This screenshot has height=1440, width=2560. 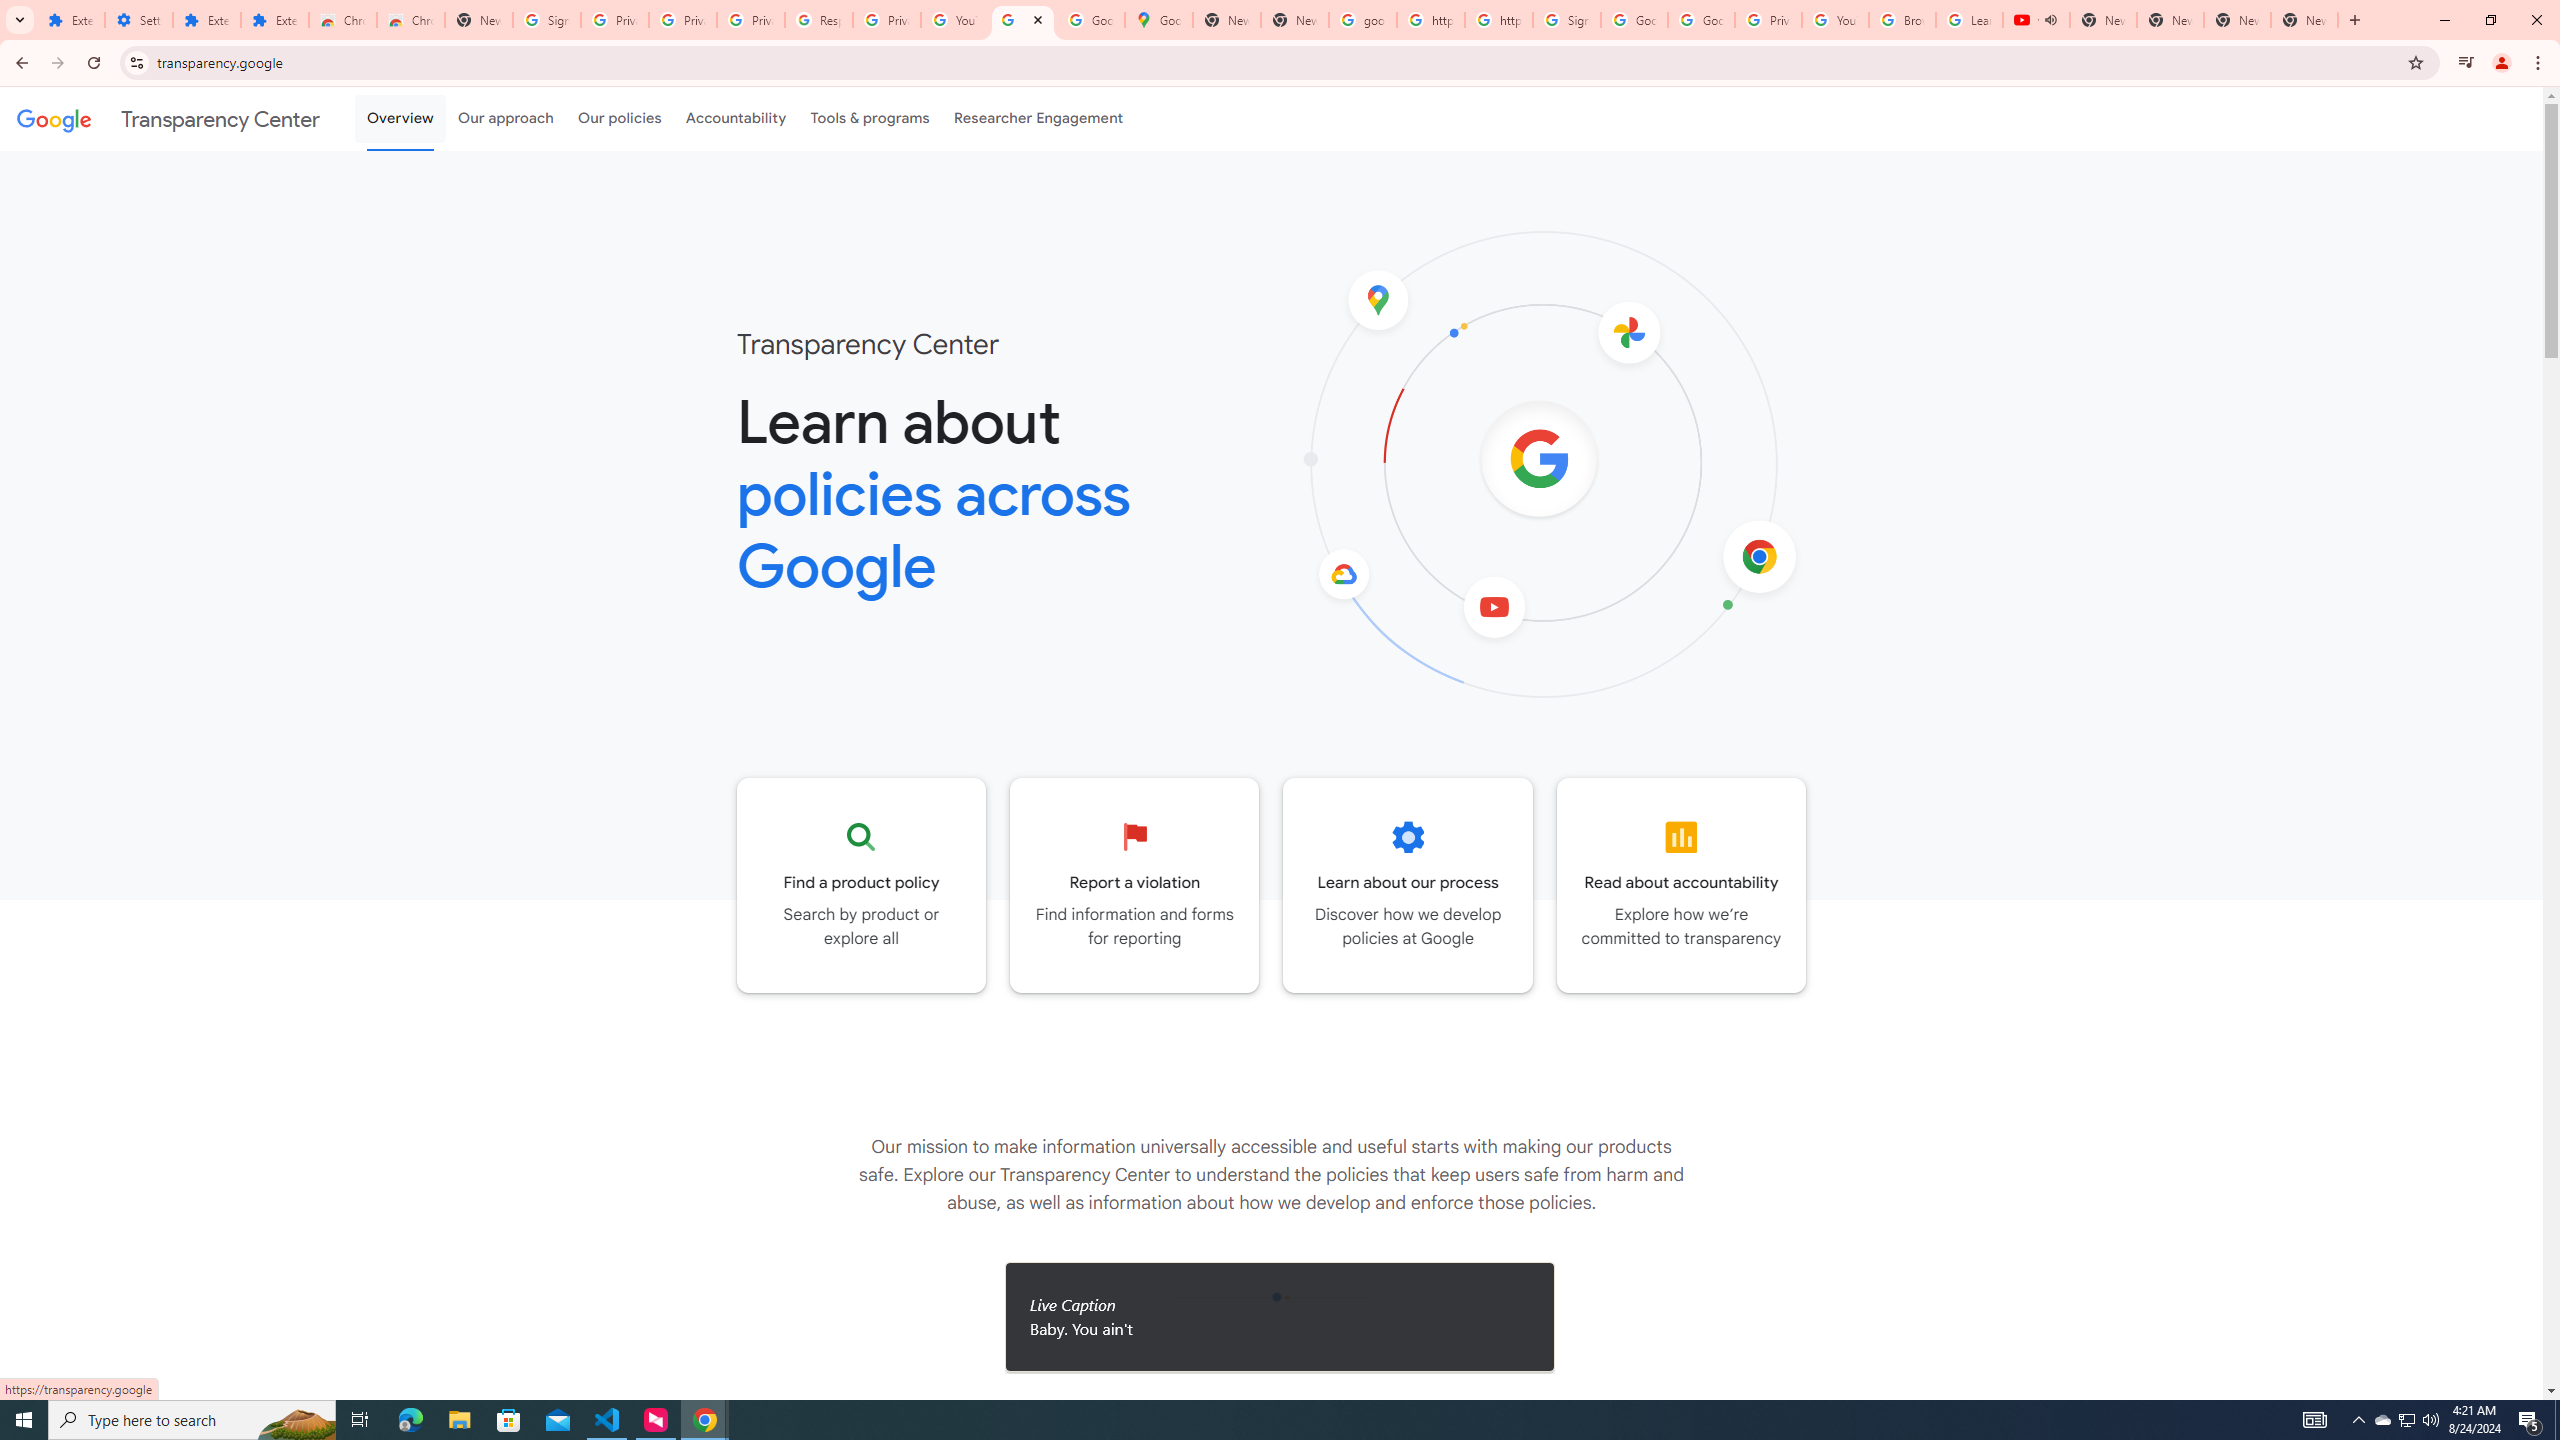 I want to click on 'https://scholar.google.com/', so click(x=1430, y=19).